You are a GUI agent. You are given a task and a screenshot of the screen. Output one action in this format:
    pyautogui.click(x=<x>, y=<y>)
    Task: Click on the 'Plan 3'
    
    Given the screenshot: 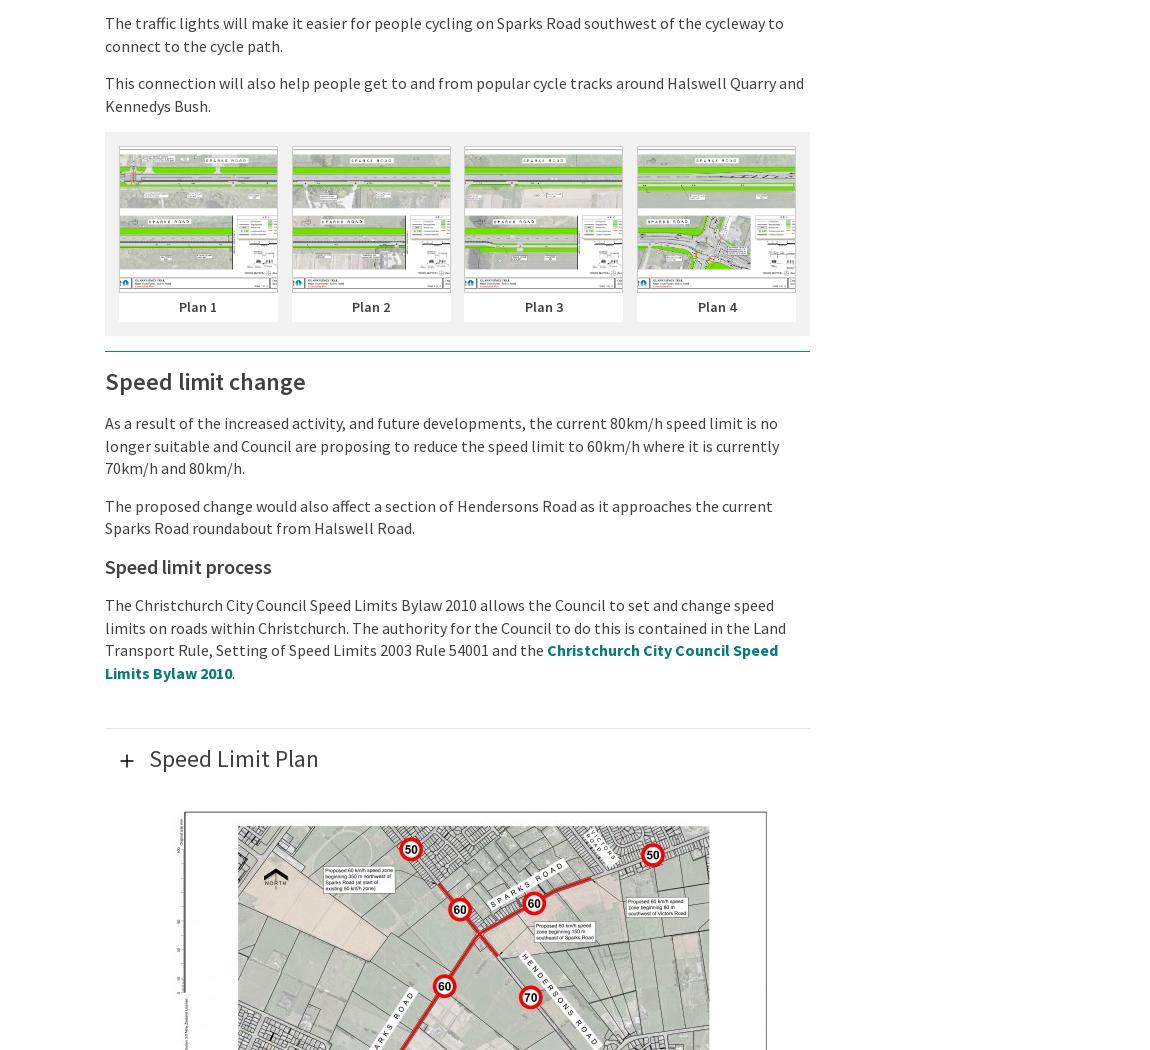 What is the action you would take?
    pyautogui.click(x=543, y=305)
    